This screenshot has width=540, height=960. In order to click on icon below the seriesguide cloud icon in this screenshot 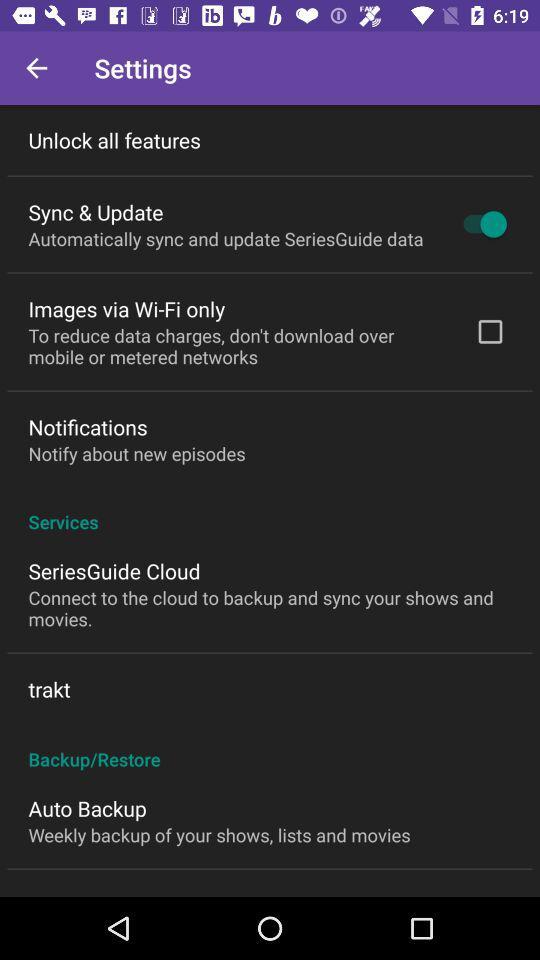, I will do `click(270, 607)`.